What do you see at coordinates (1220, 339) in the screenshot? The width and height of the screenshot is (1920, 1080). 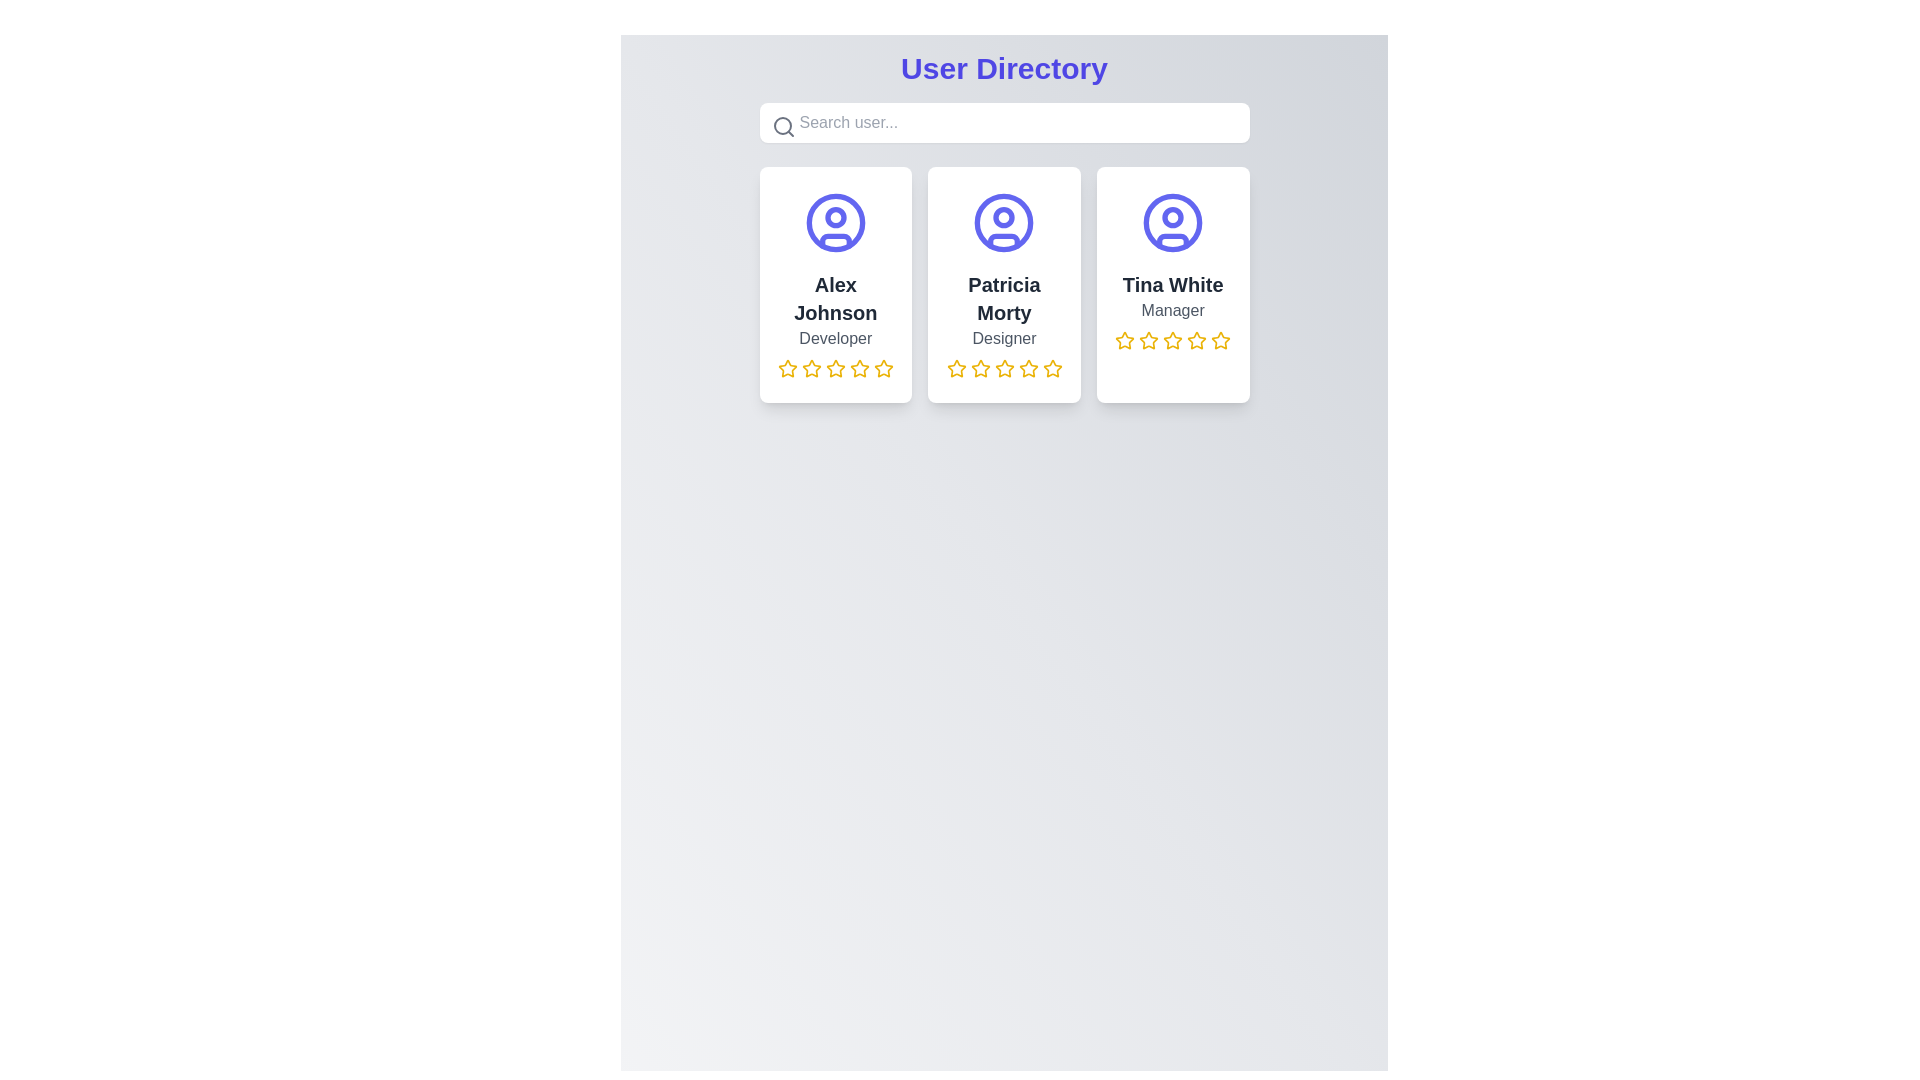 I see `the fifth star icon in the rating component` at bounding box center [1220, 339].